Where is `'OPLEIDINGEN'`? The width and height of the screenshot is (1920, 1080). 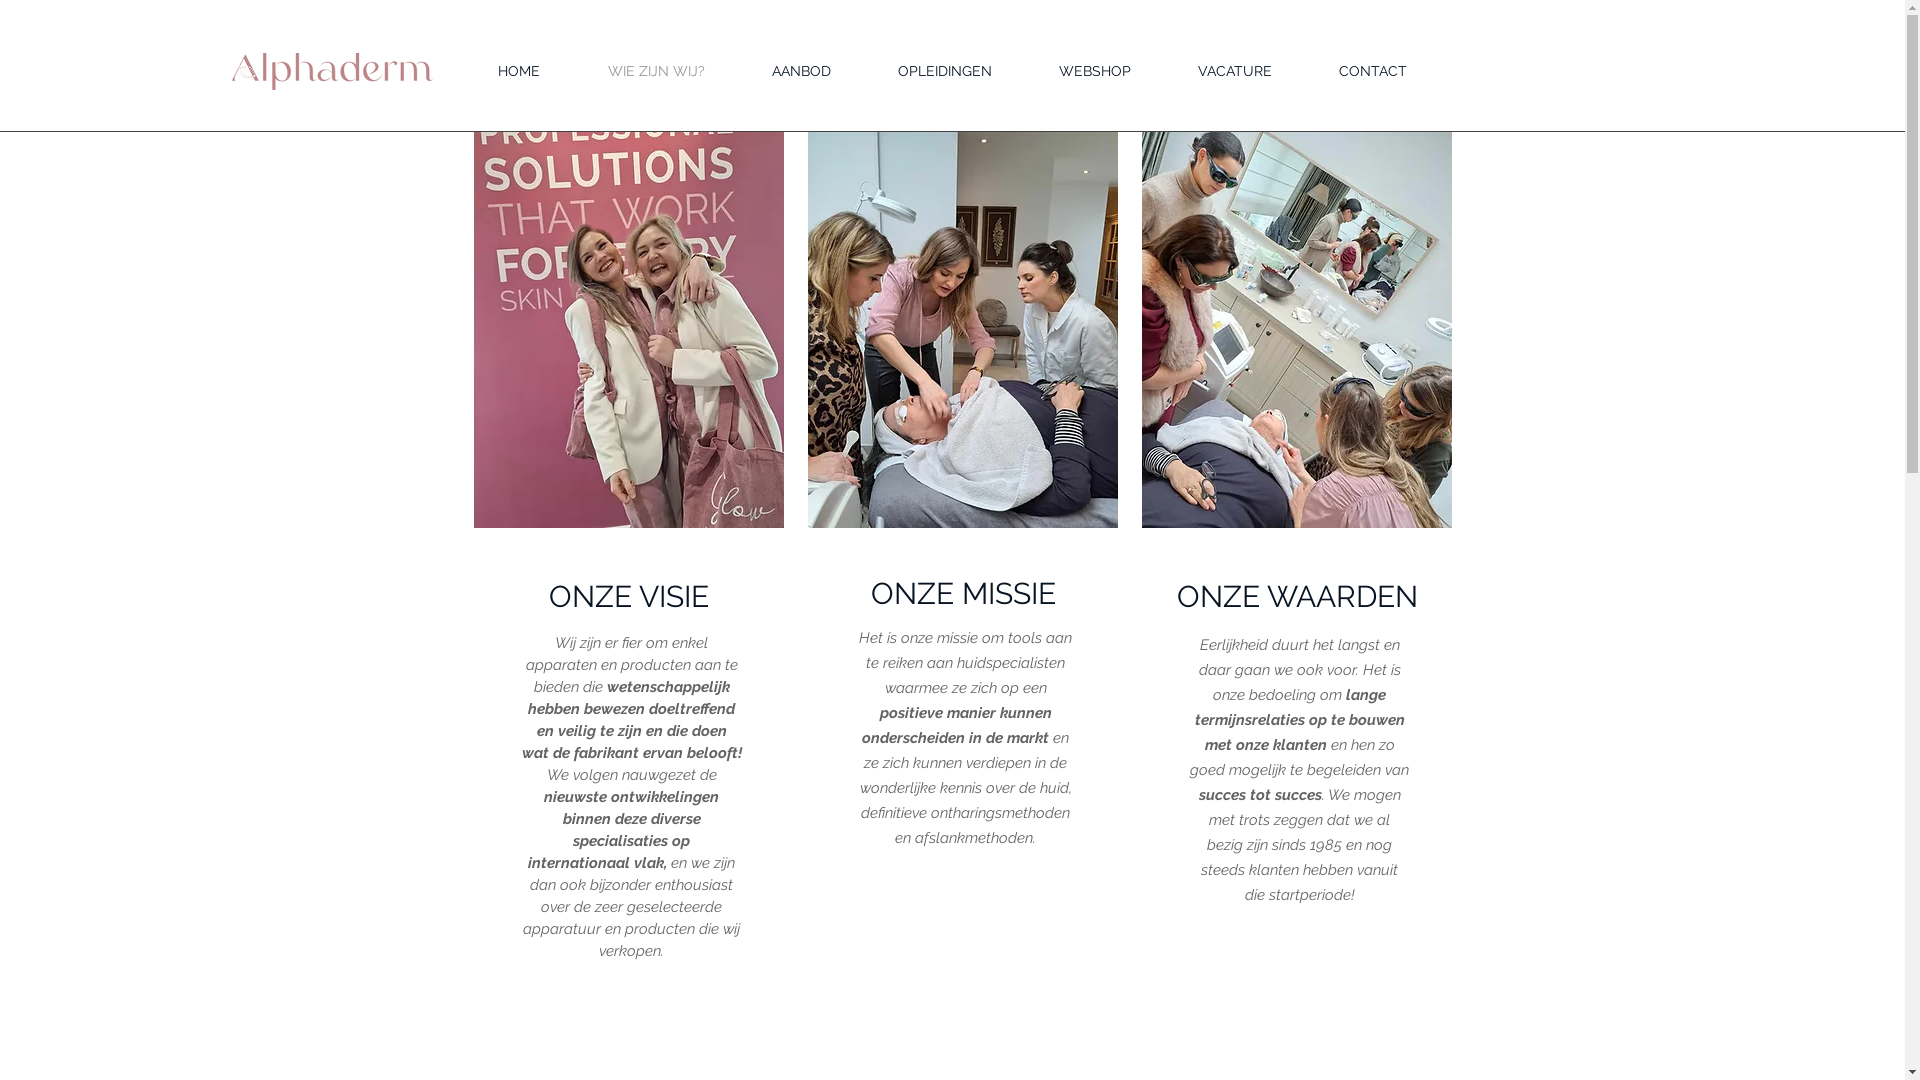
'OPLEIDINGEN' is located at coordinates (943, 70).